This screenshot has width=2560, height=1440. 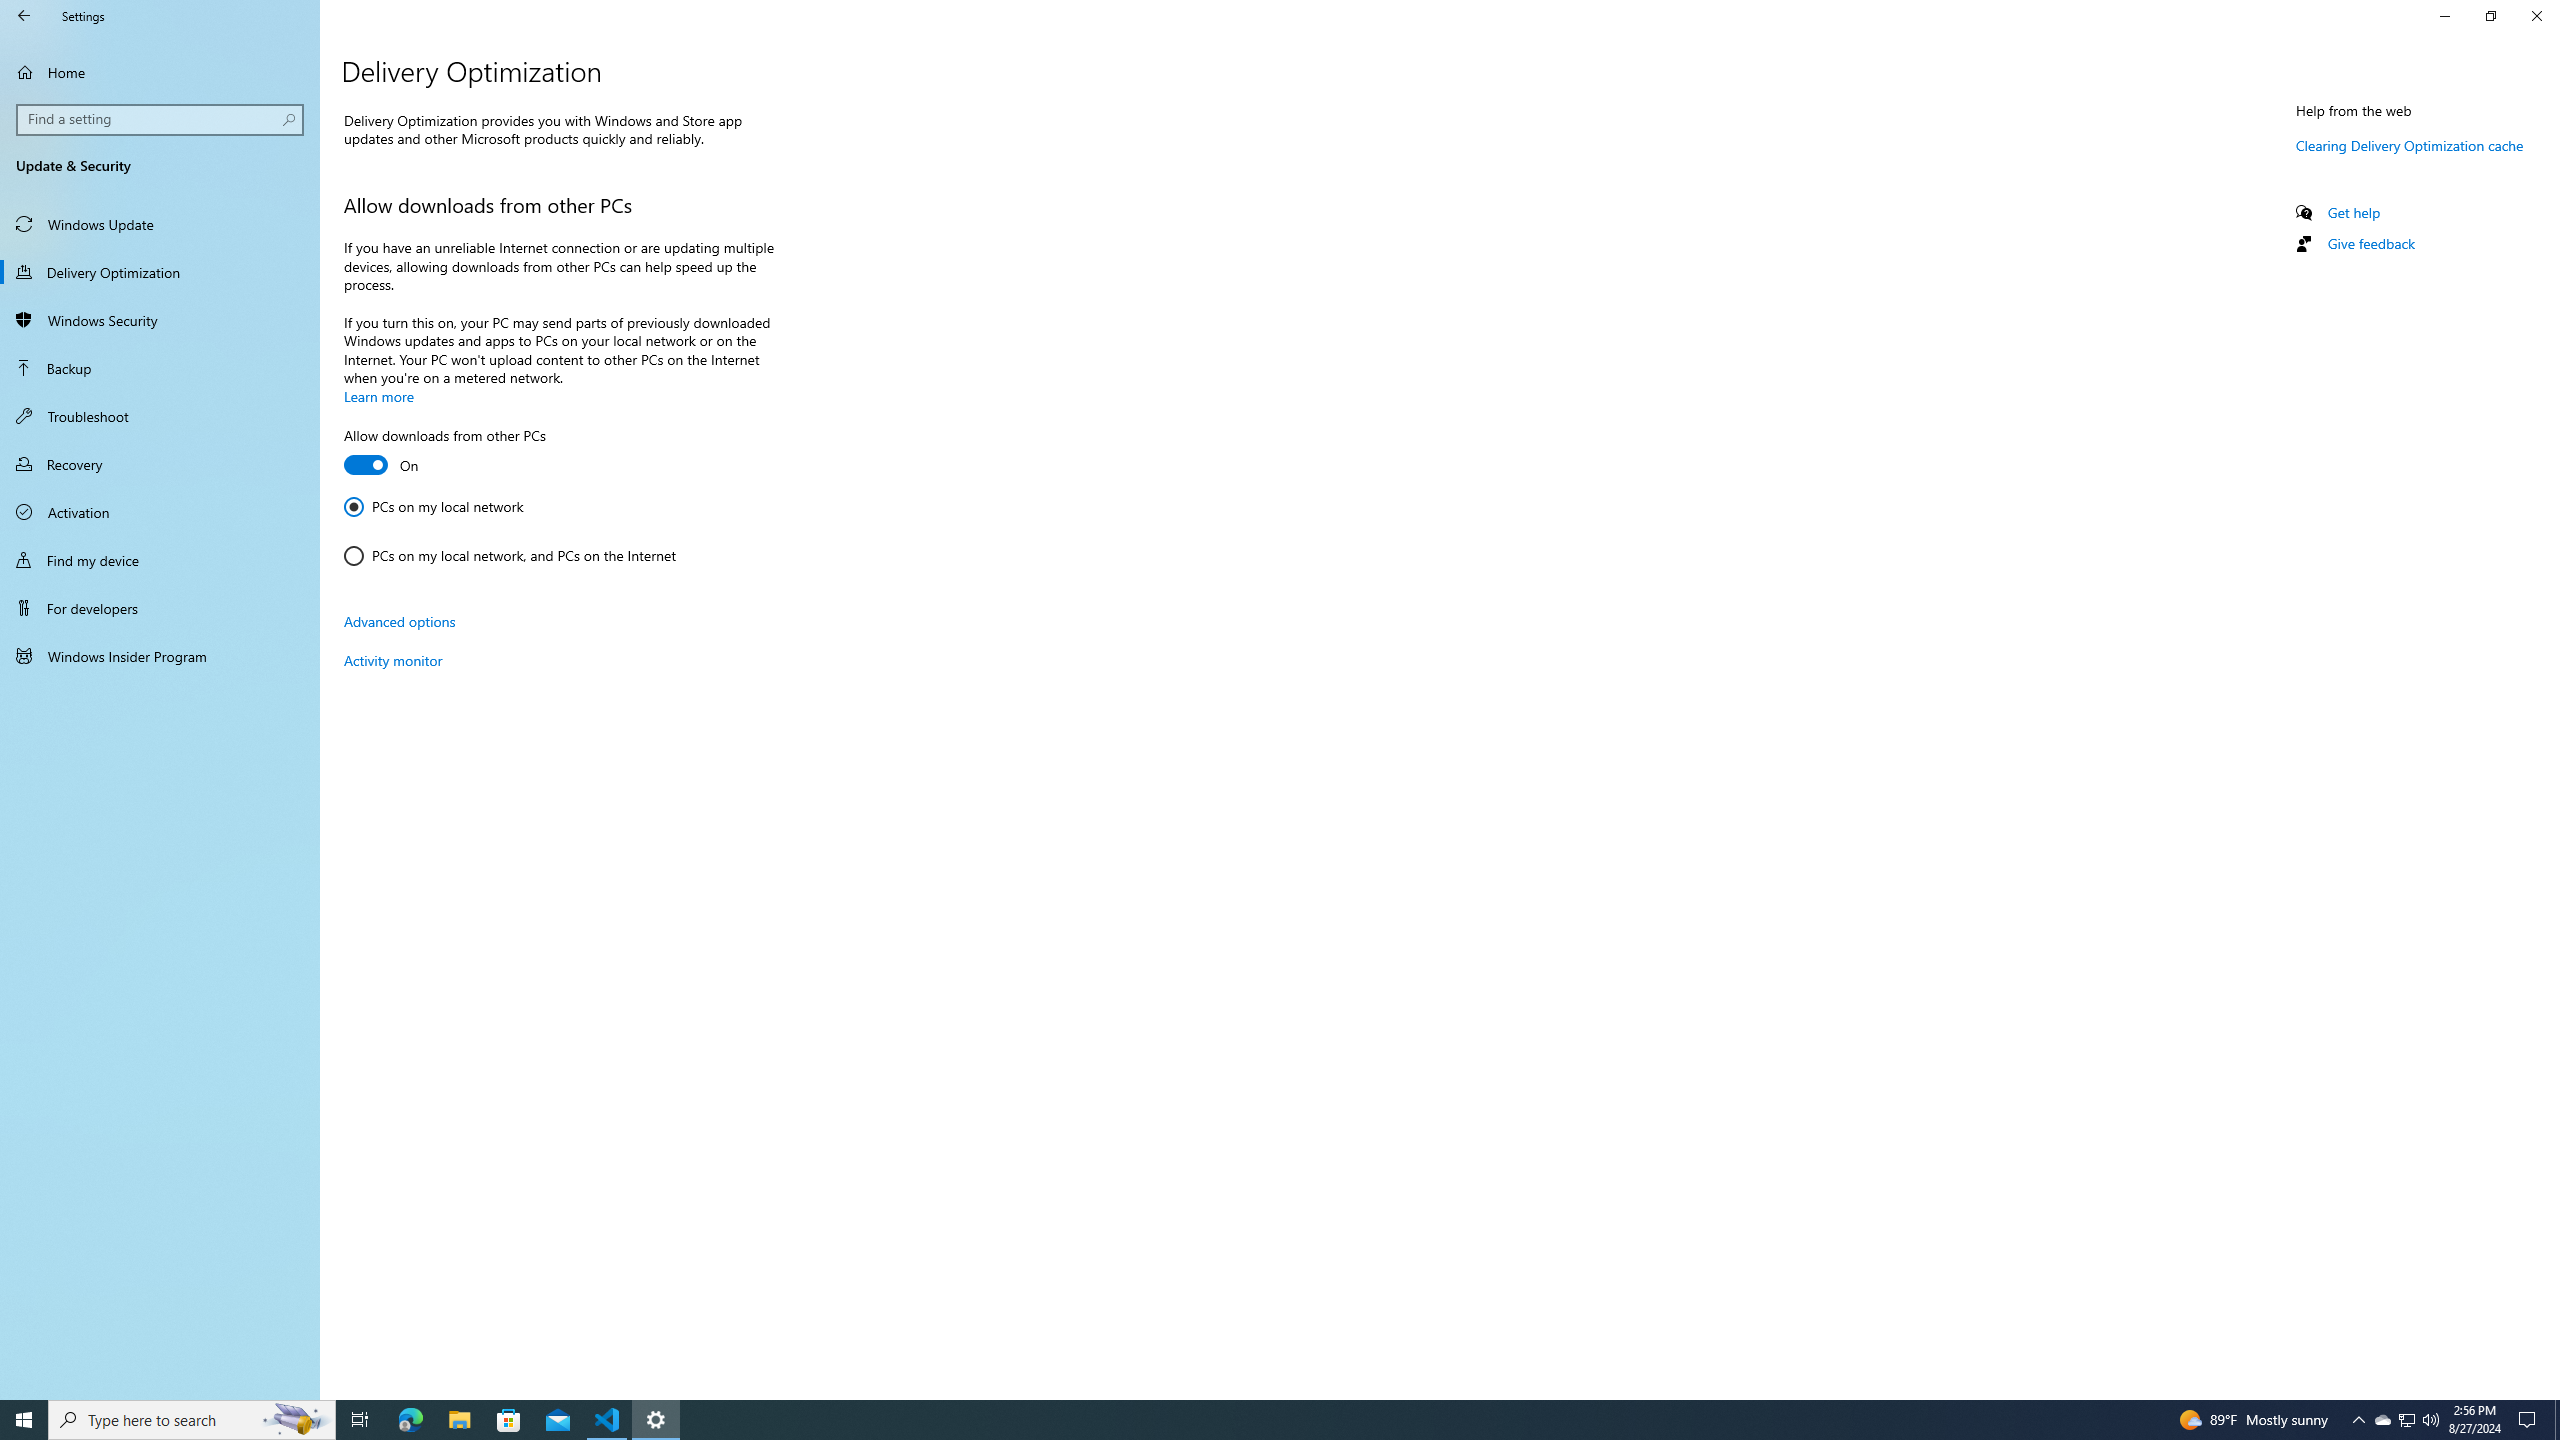 What do you see at coordinates (2556, 1418) in the screenshot?
I see `'Show desktop'` at bounding box center [2556, 1418].